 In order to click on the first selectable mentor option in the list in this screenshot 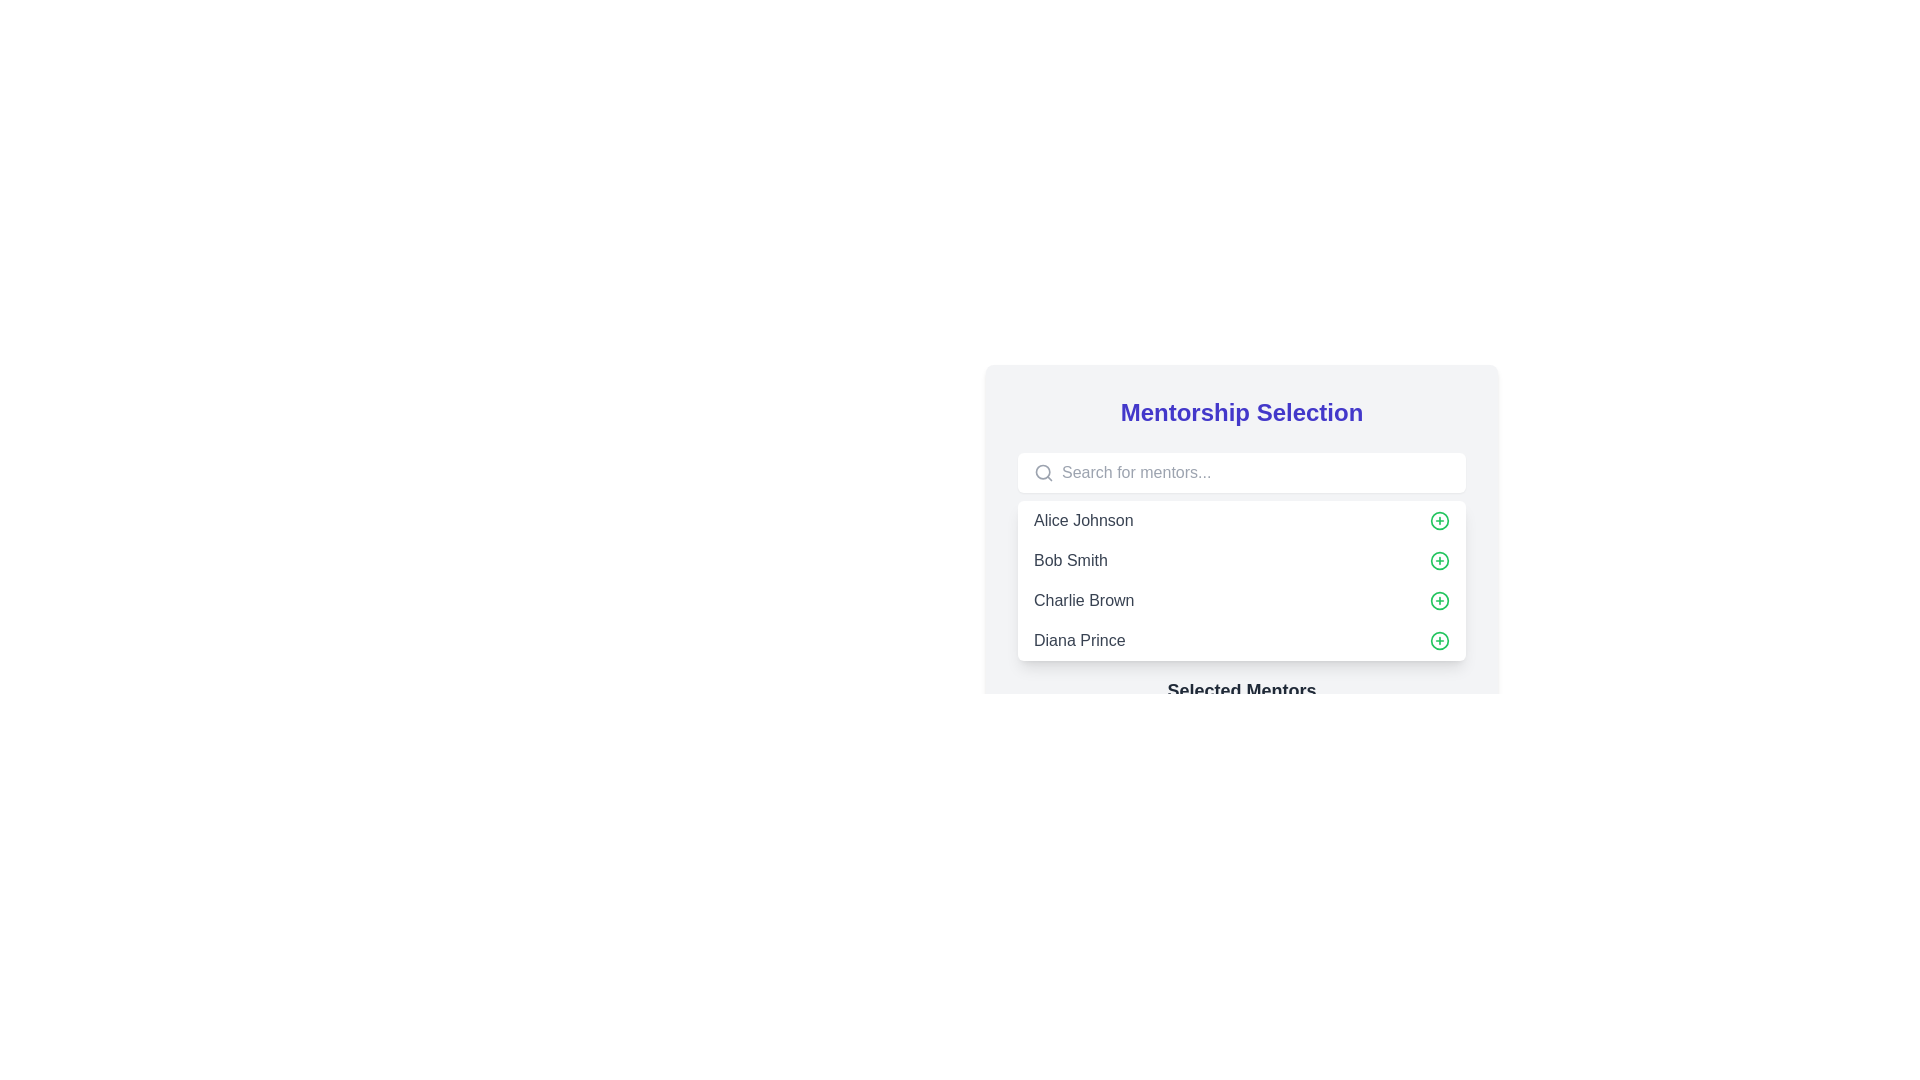, I will do `click(1241, 519)`.